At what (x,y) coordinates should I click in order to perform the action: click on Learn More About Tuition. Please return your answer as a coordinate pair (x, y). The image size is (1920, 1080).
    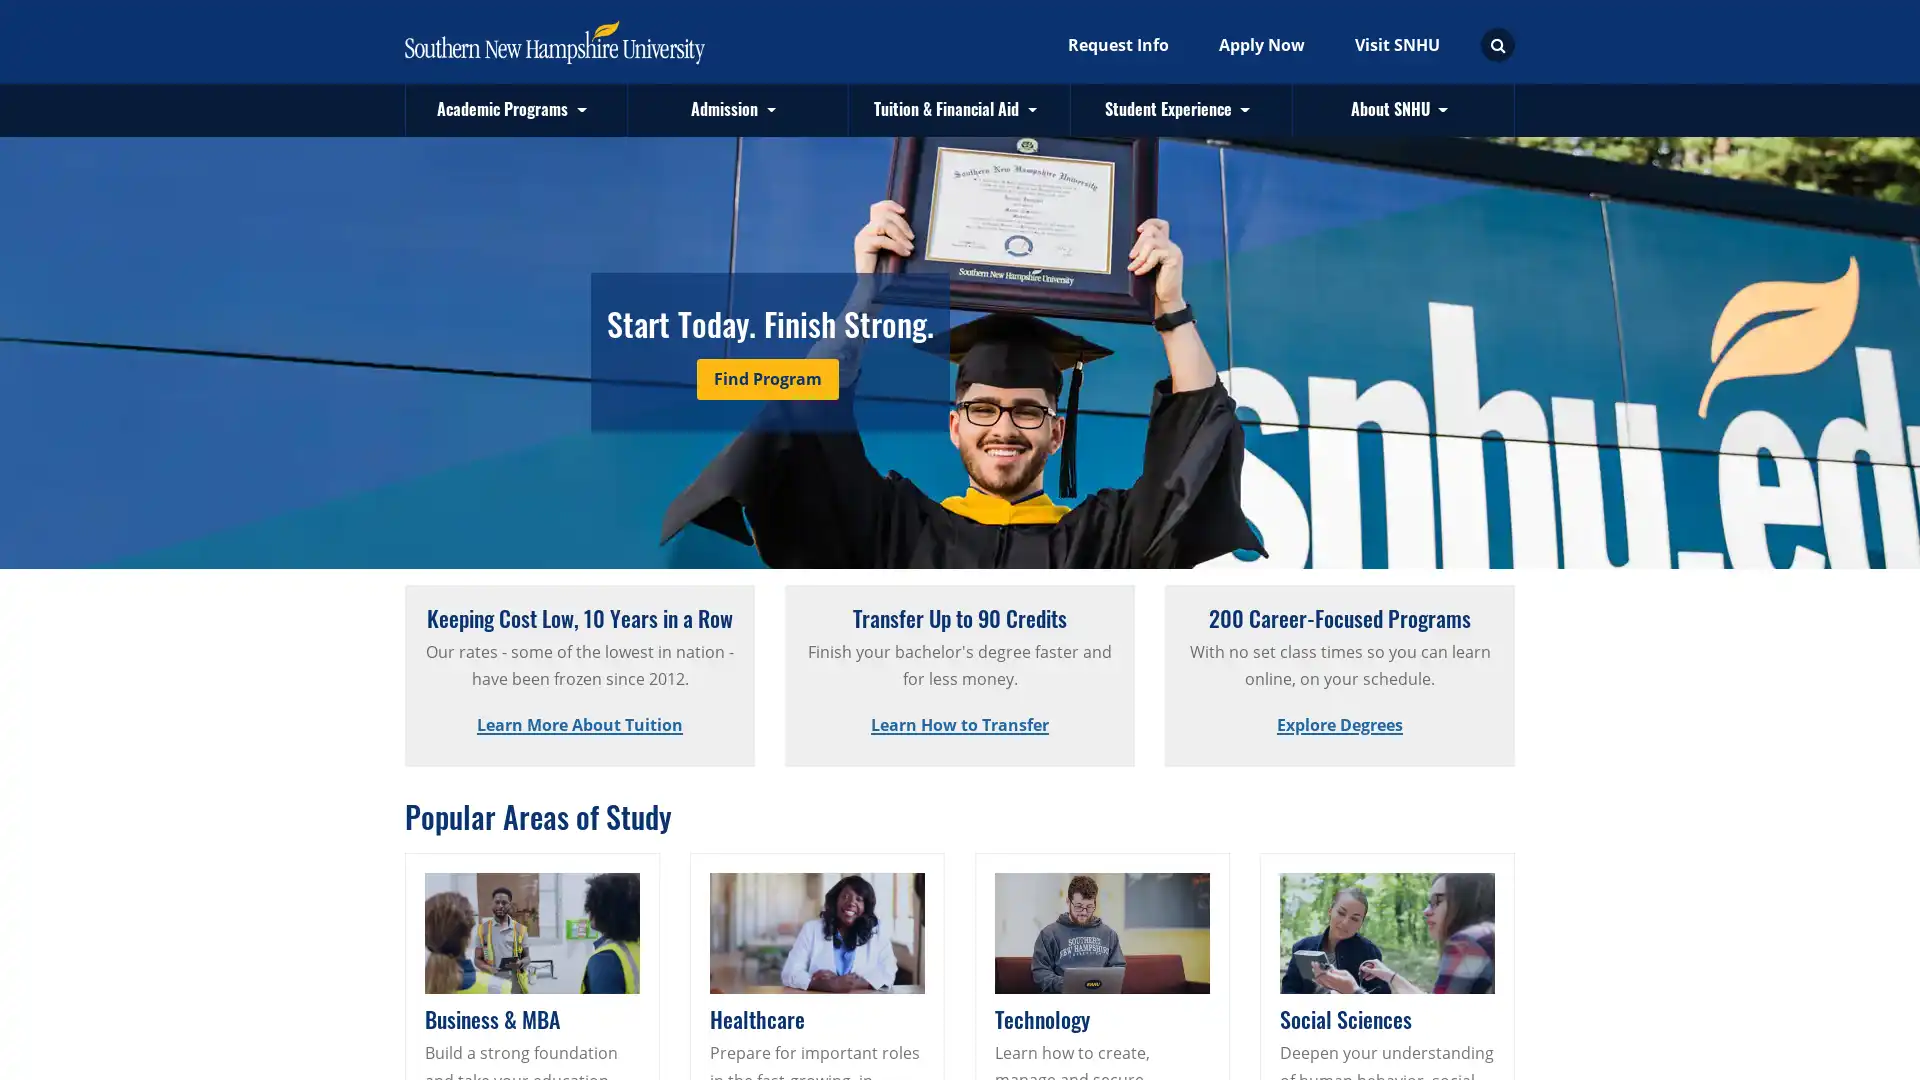
    Looking at the image, I should click on (579, 725).